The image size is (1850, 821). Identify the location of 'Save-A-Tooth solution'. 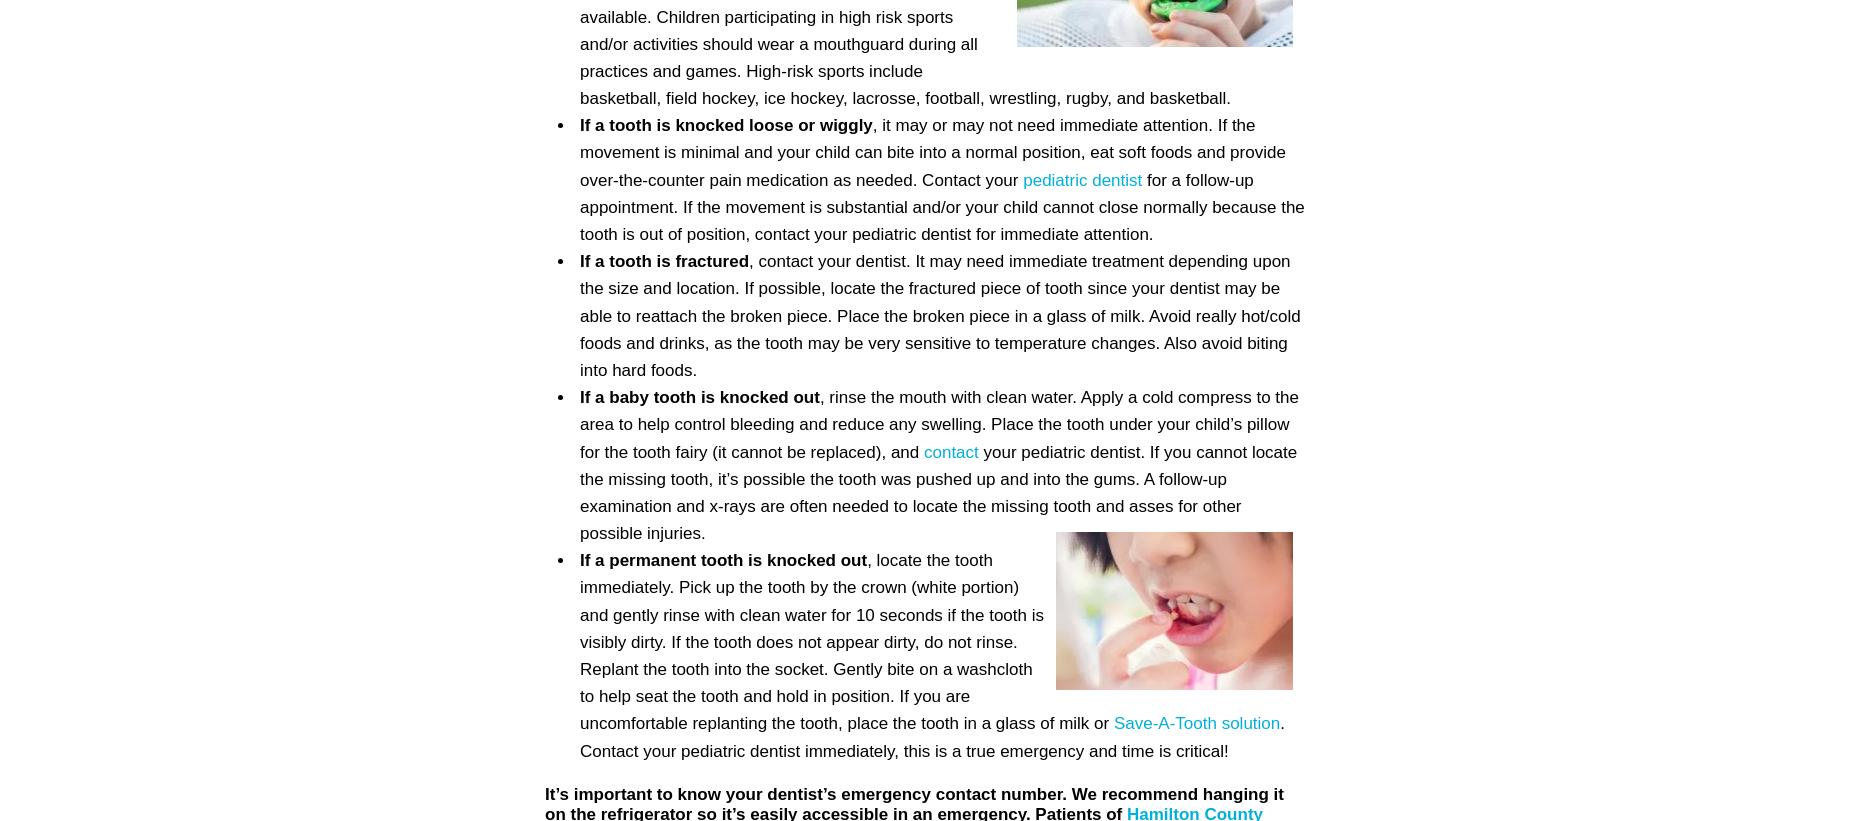
(1195, 723).